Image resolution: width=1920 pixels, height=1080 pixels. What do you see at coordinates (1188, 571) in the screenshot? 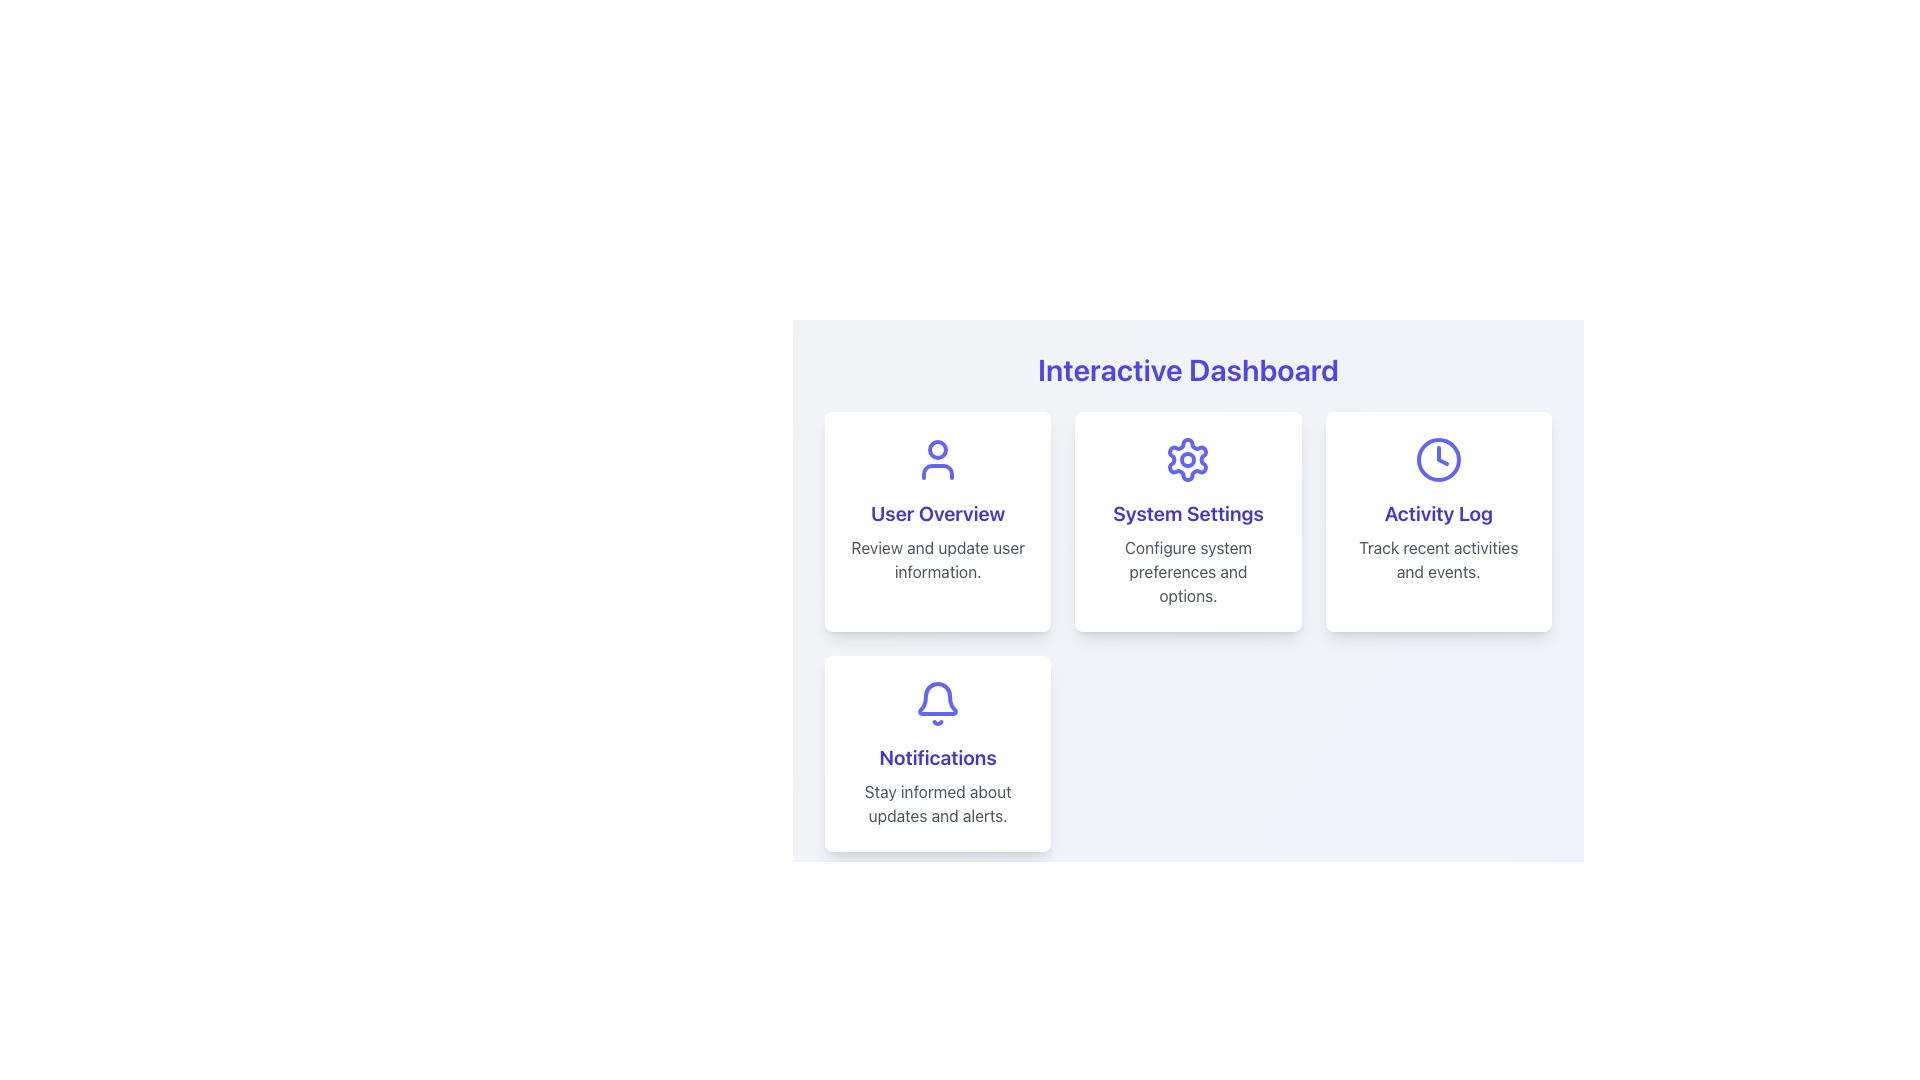
I see `the static text element that reads 'Configure system preferences and options.' located below the heading 'System Settings' within the card for 'System Settings'` at bounding box center [1188, 571].